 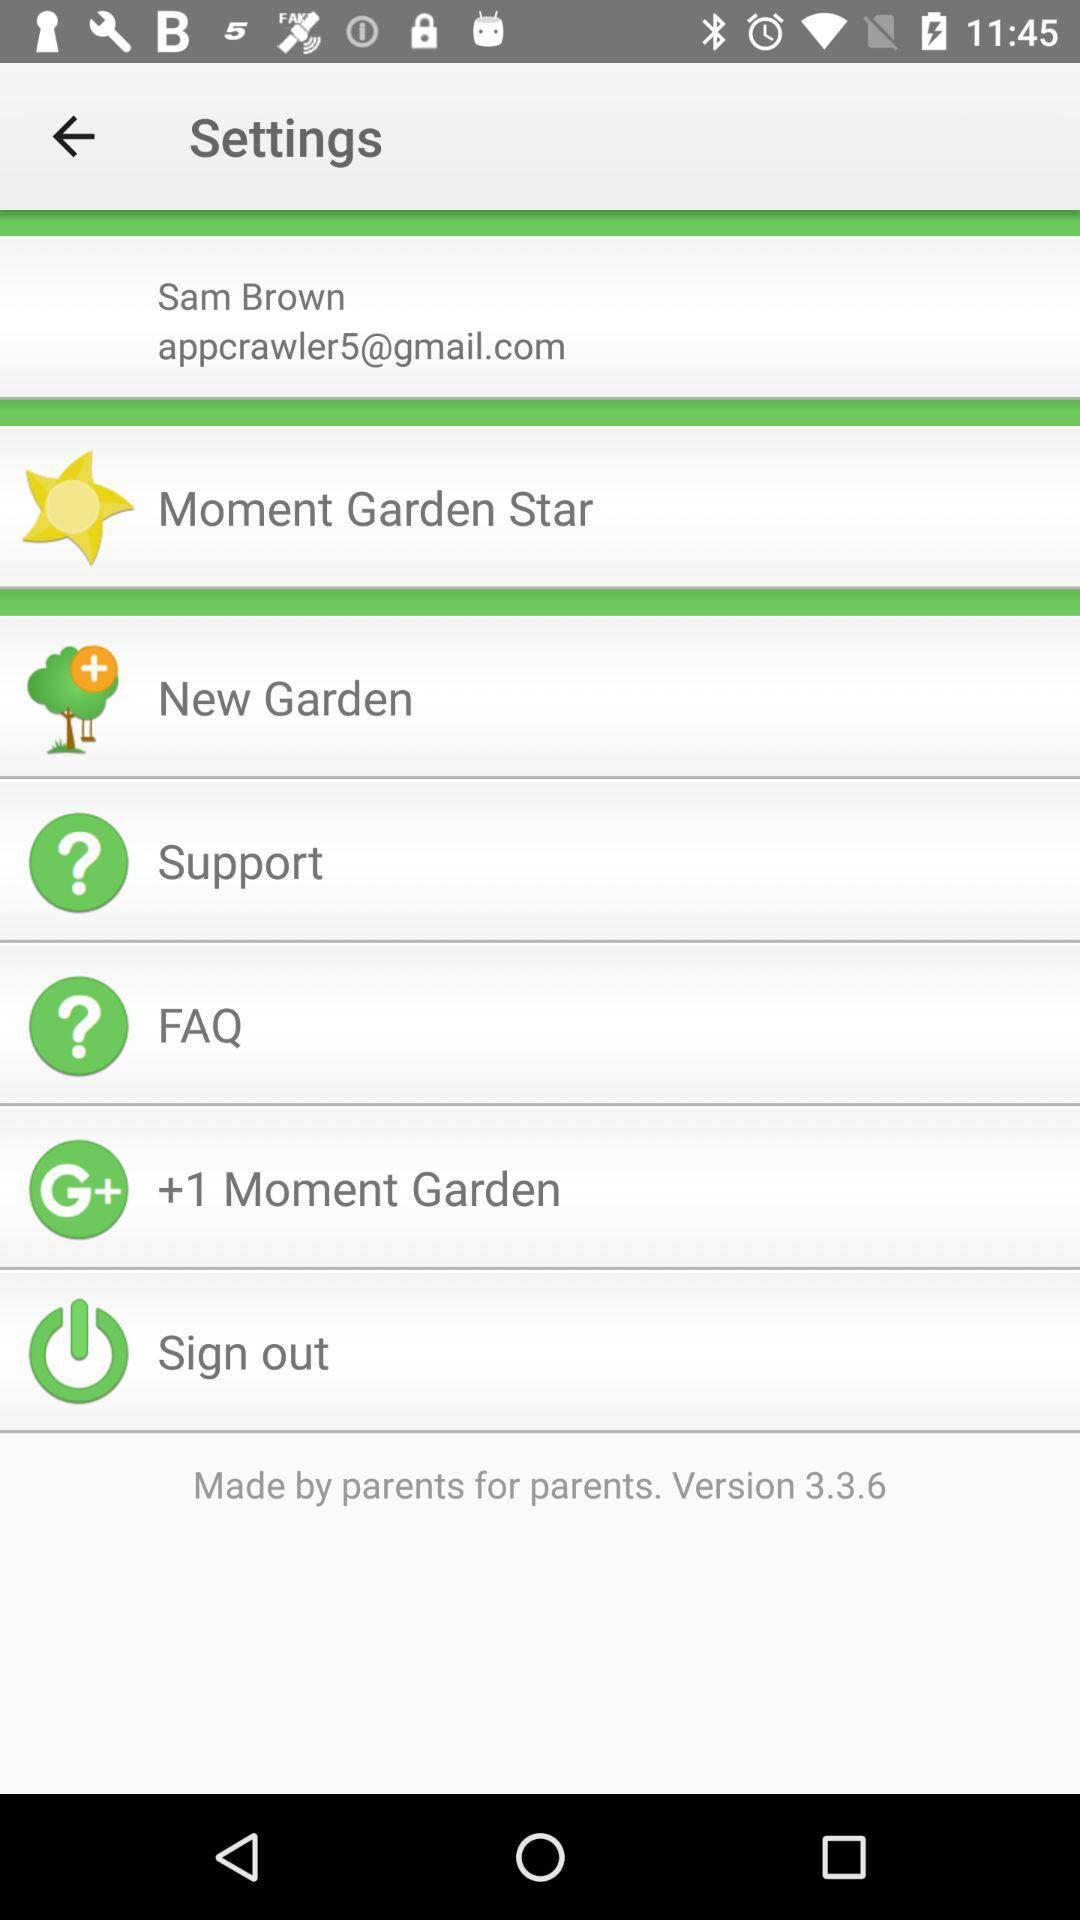 What do you see at coordinates (540, 223) in the screenshot?
I see `icon` at bounding box center [540, 223].